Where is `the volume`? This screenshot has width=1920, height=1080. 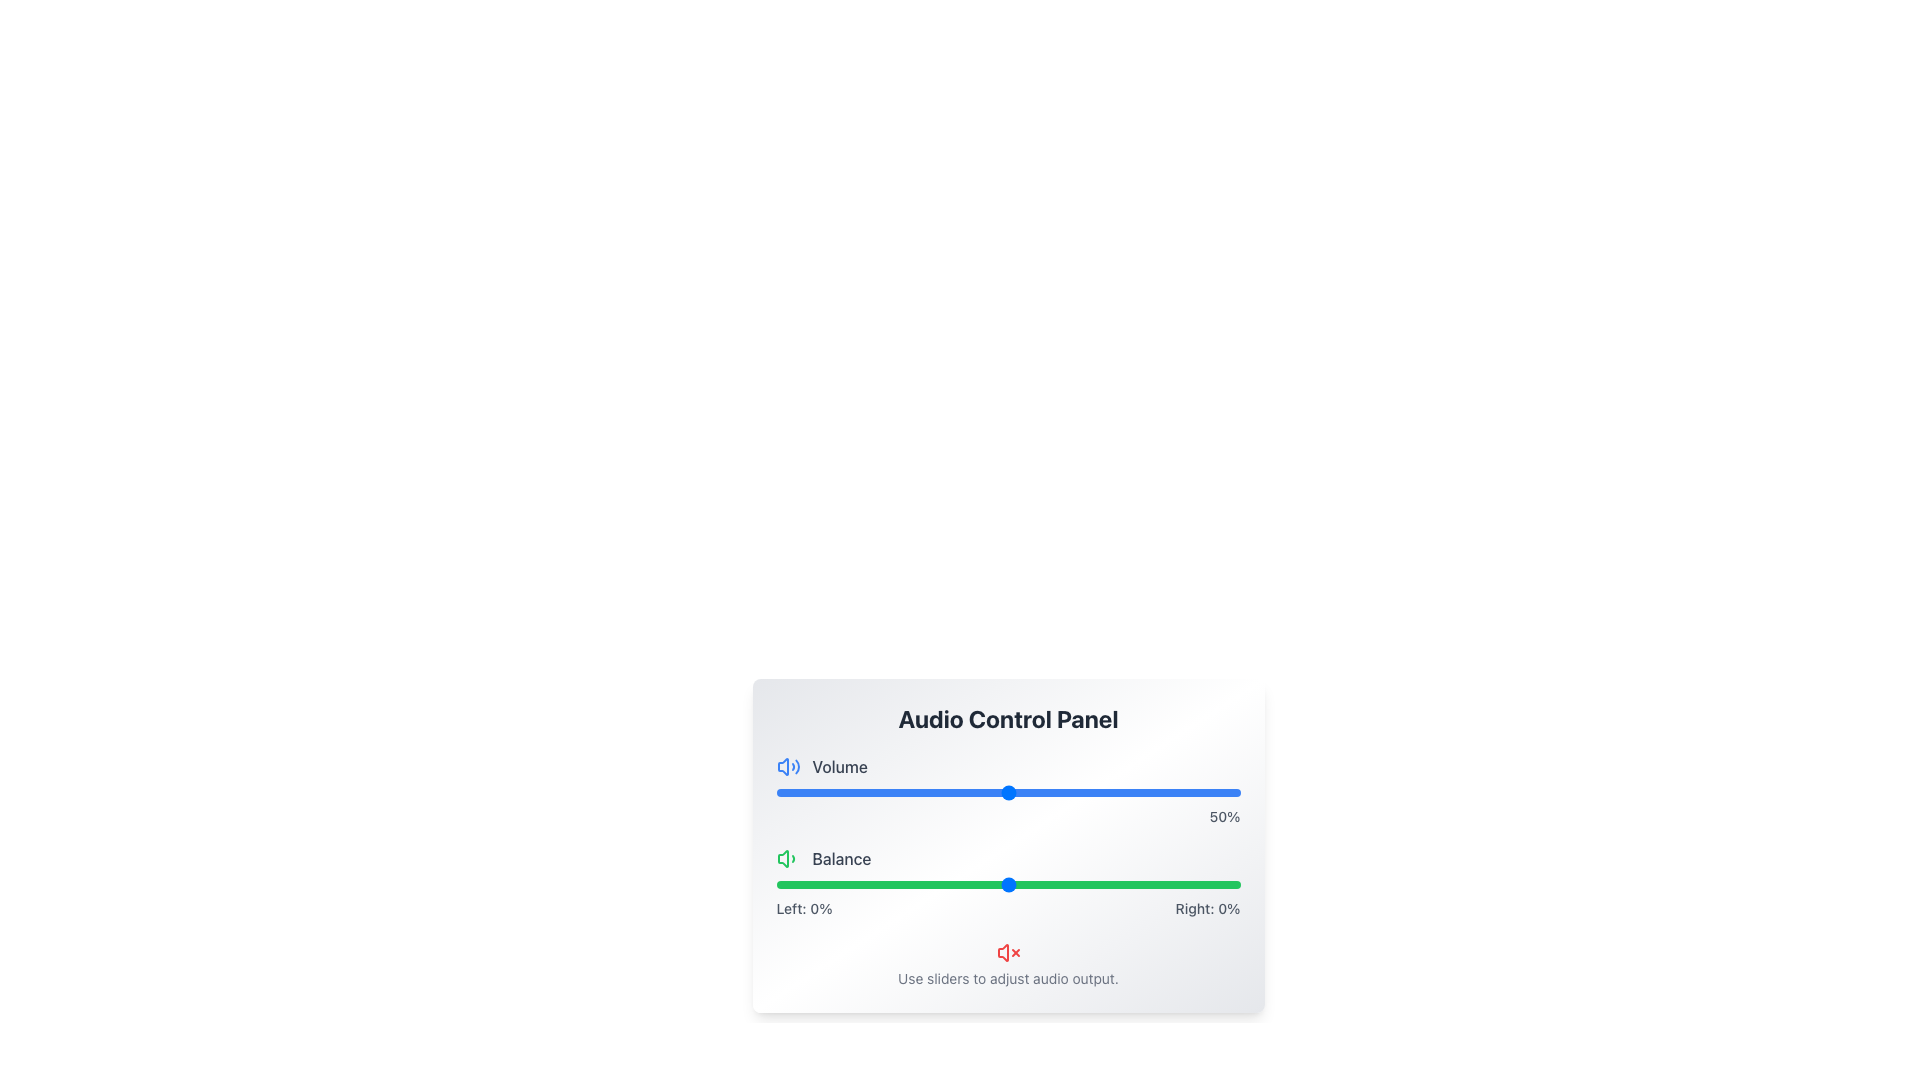
the volume is located at coordinates (869, 792).